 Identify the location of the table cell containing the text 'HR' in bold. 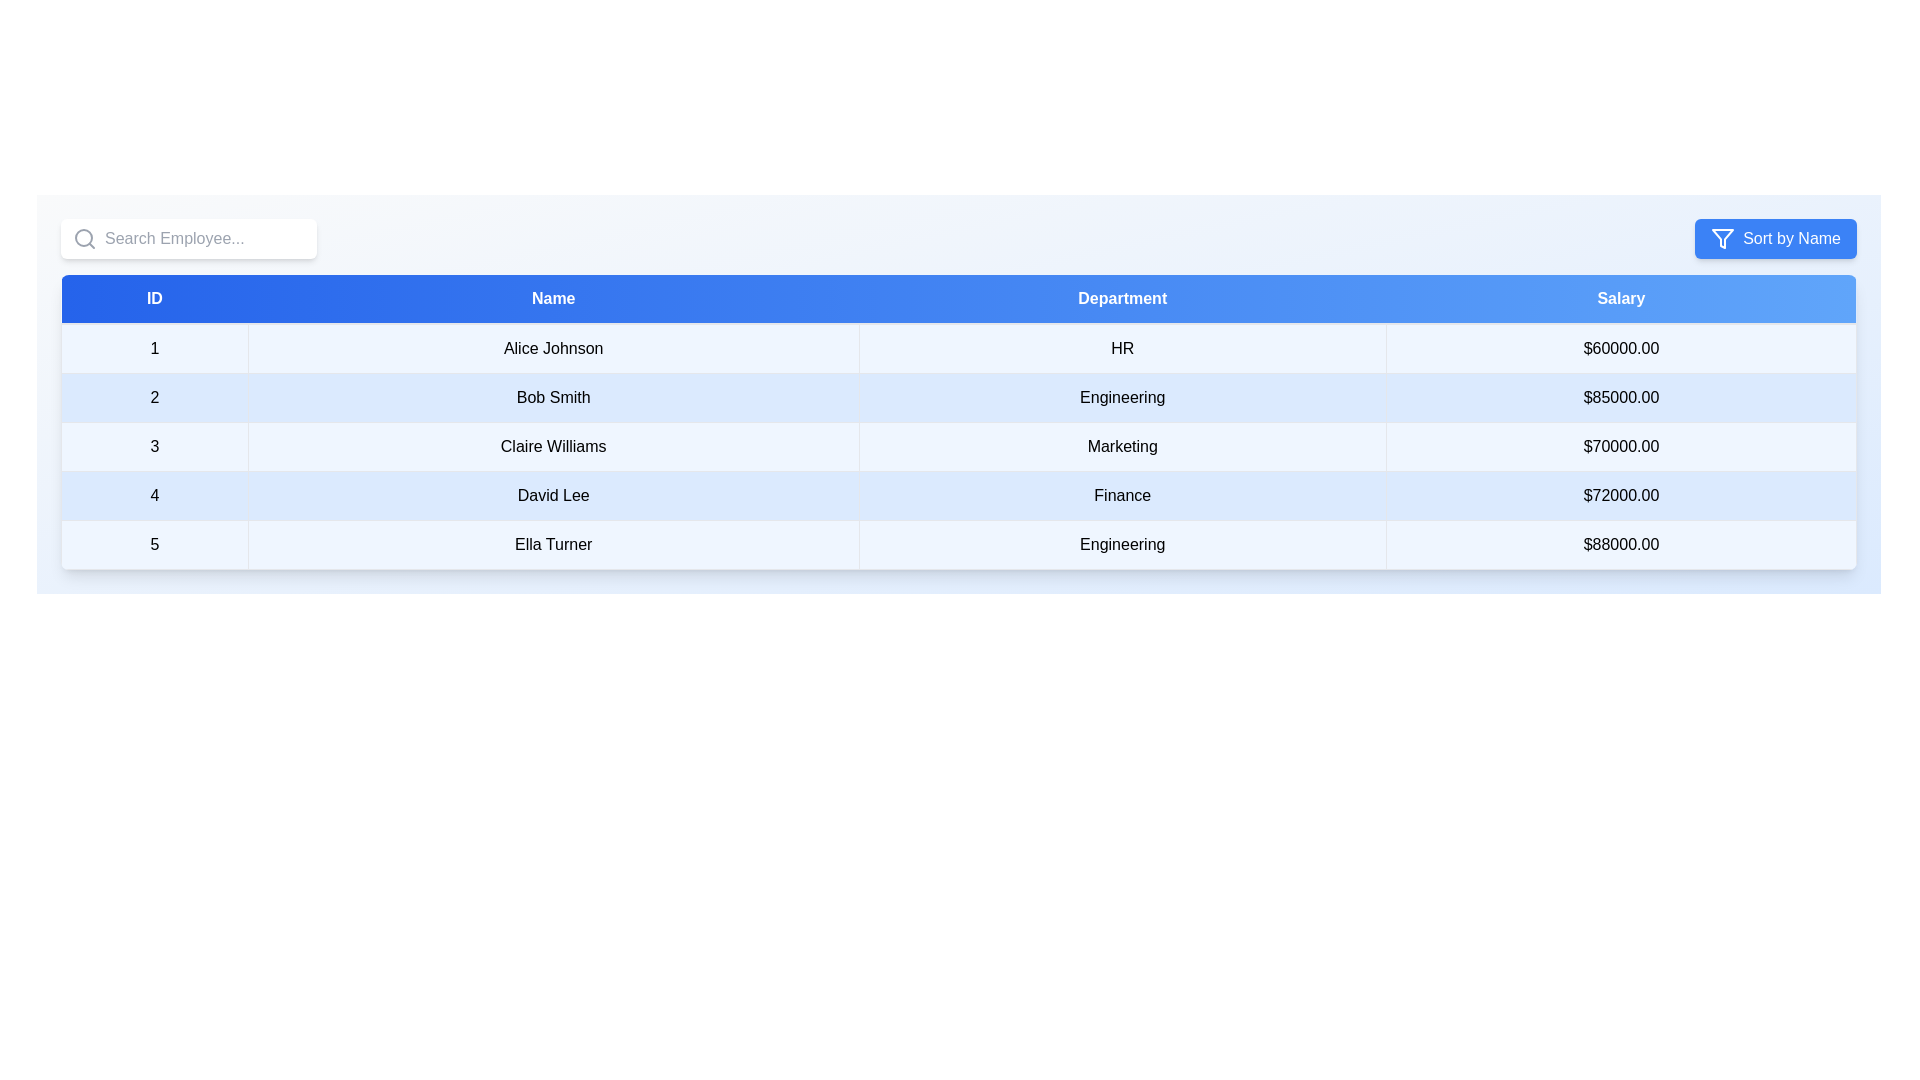
(1122, 347).